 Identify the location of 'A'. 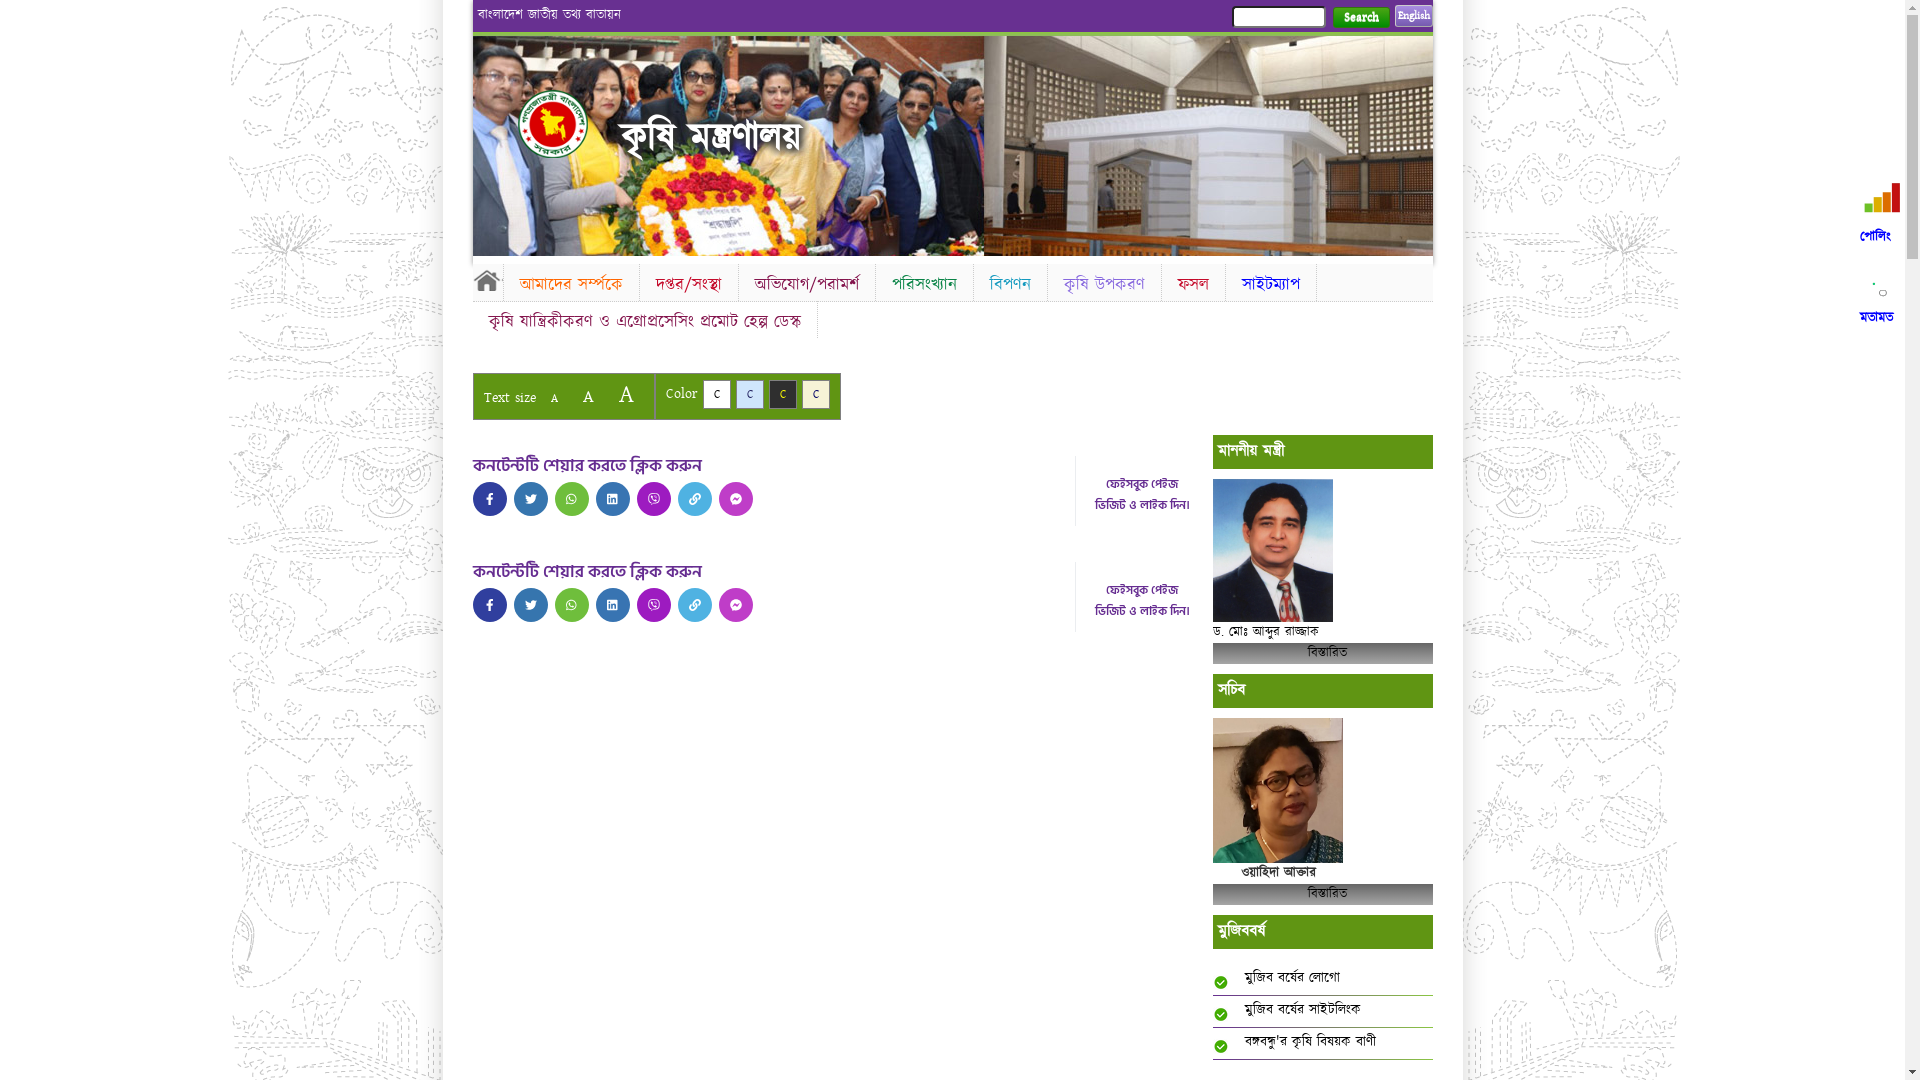
(624, 394).